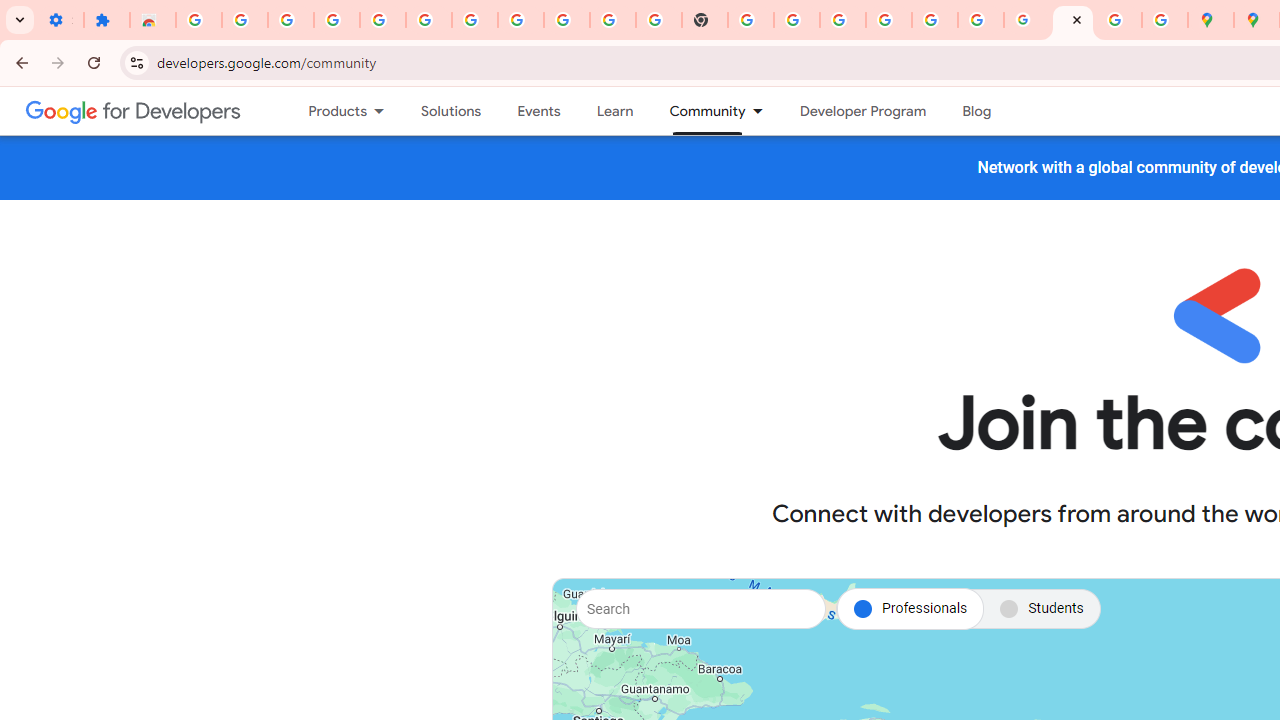  Describe the element at coordinates (152, 20) in the screenshot. I see `'Reviews: Helix Fruit Jump Arcade Game'` at that location.